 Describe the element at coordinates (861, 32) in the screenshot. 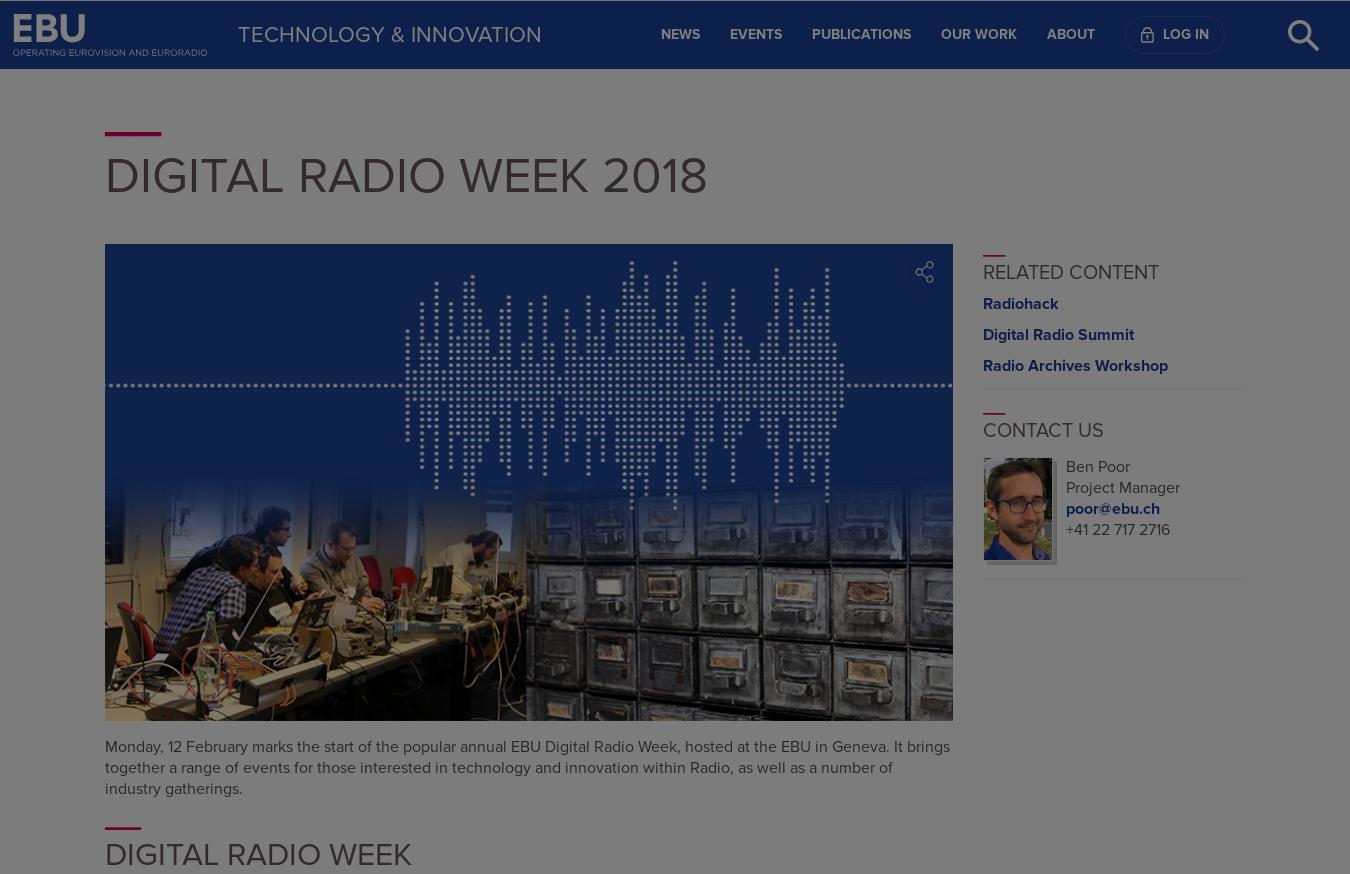

I see `'Publications'` at that location.